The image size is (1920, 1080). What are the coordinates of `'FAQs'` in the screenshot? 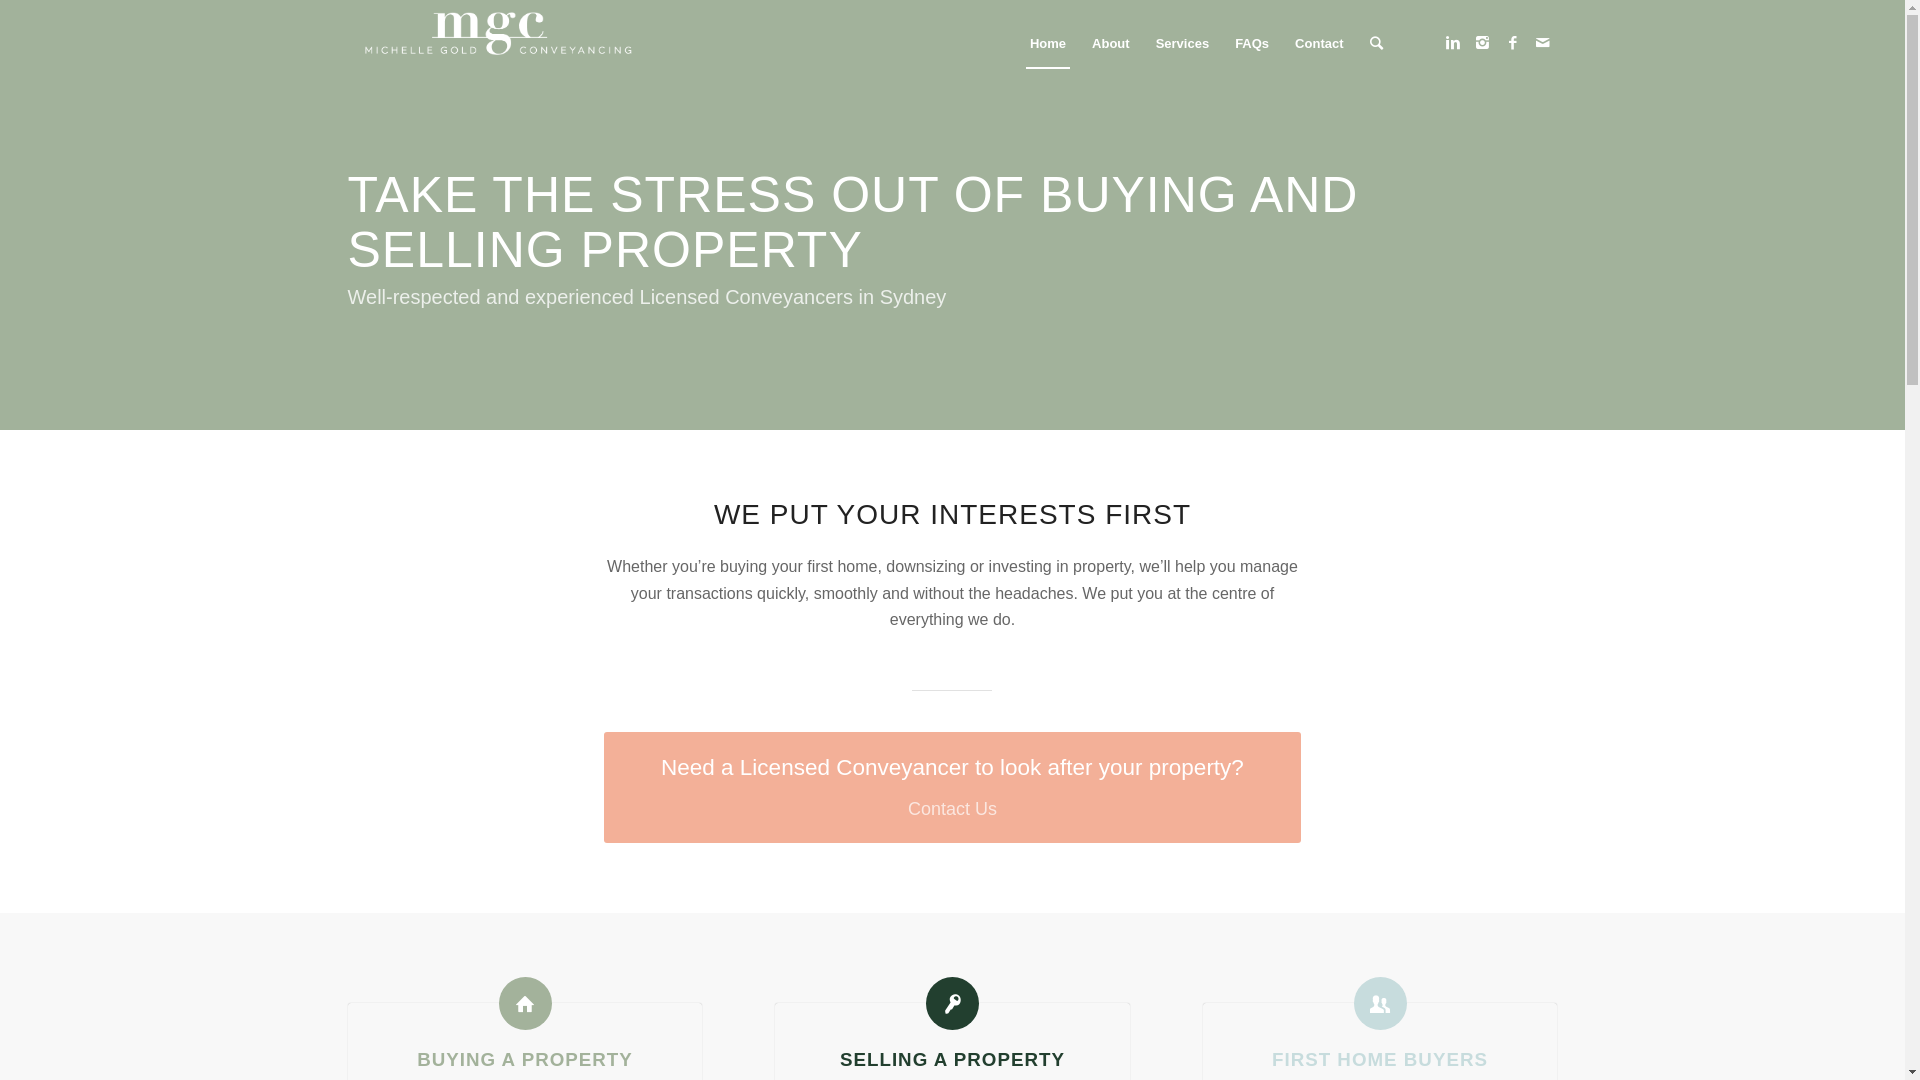 It's located at (1251, 43).